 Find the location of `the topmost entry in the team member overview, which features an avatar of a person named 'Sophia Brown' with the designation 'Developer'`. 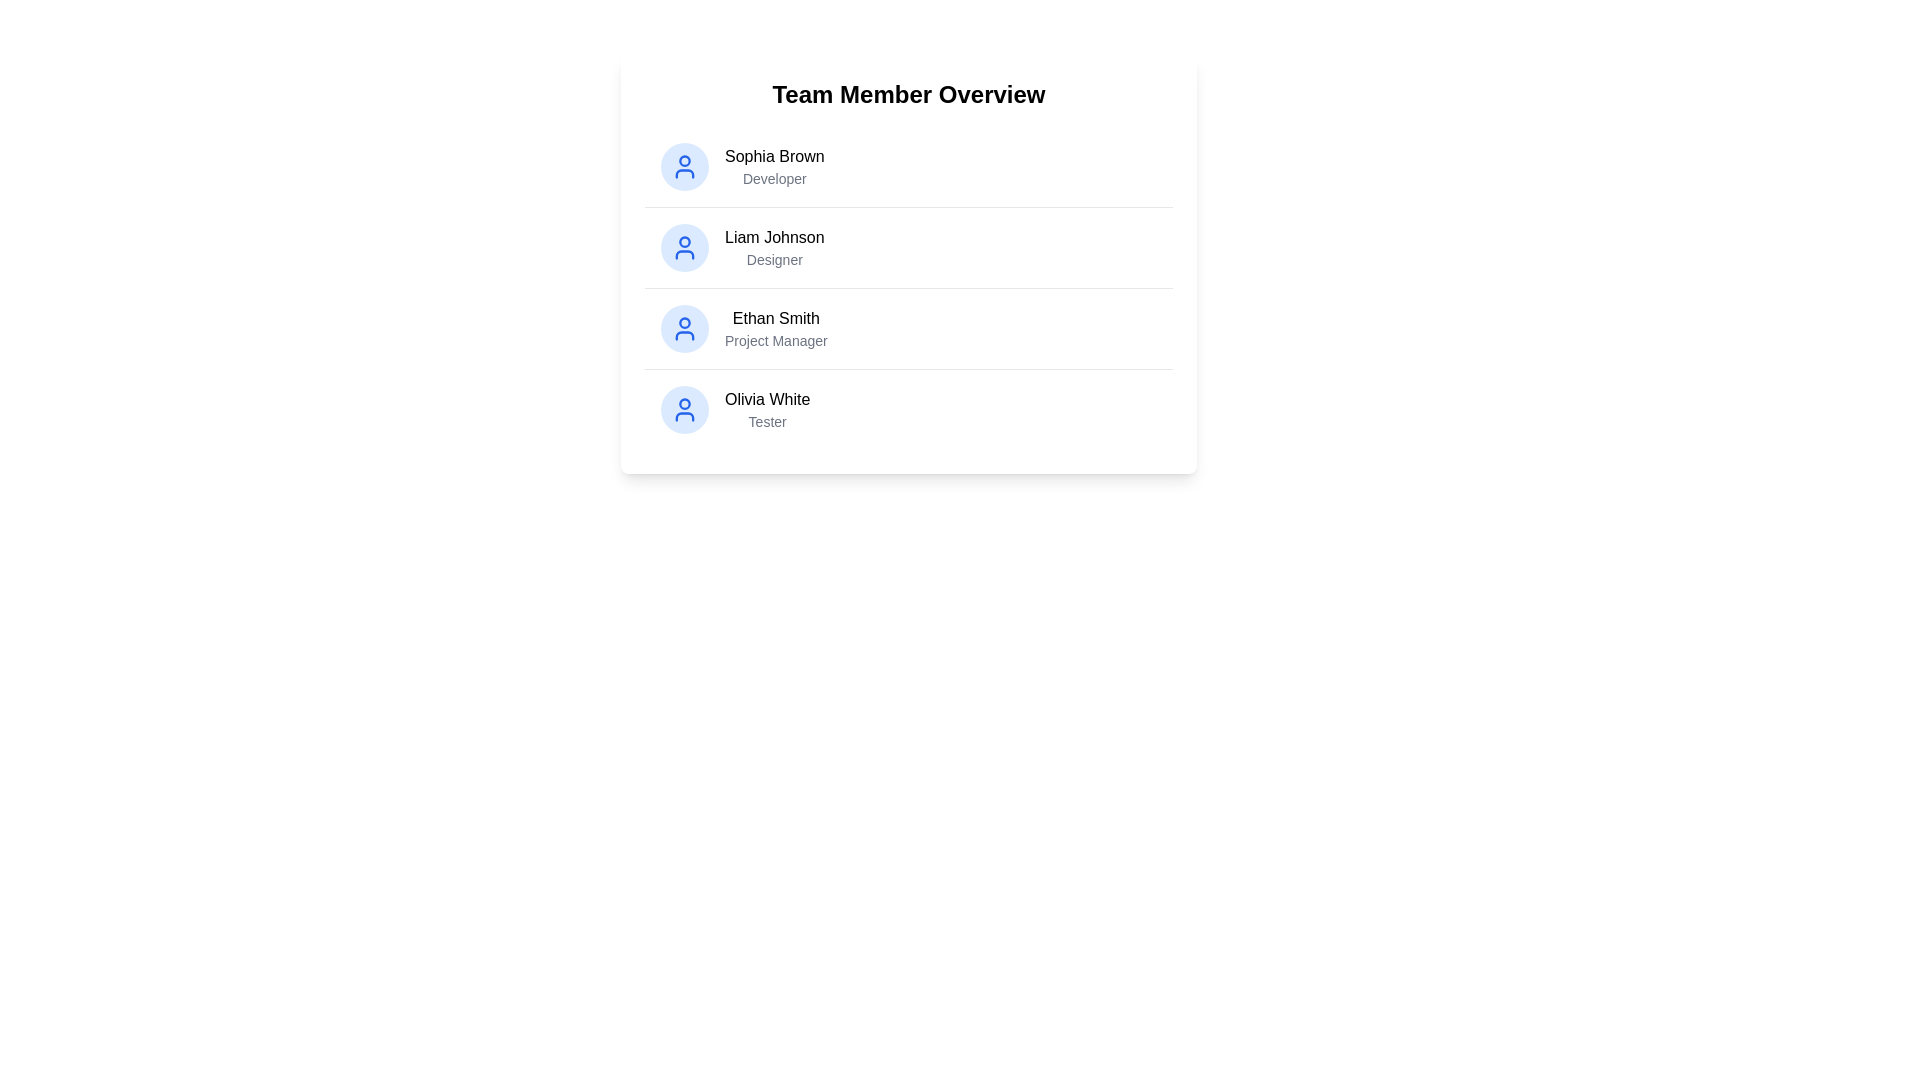

the topmost entry in the team member overview, which features an avatar of a person named 'Sophia Brown' with the designation 'Developer' is located at coordinates (741, 165).